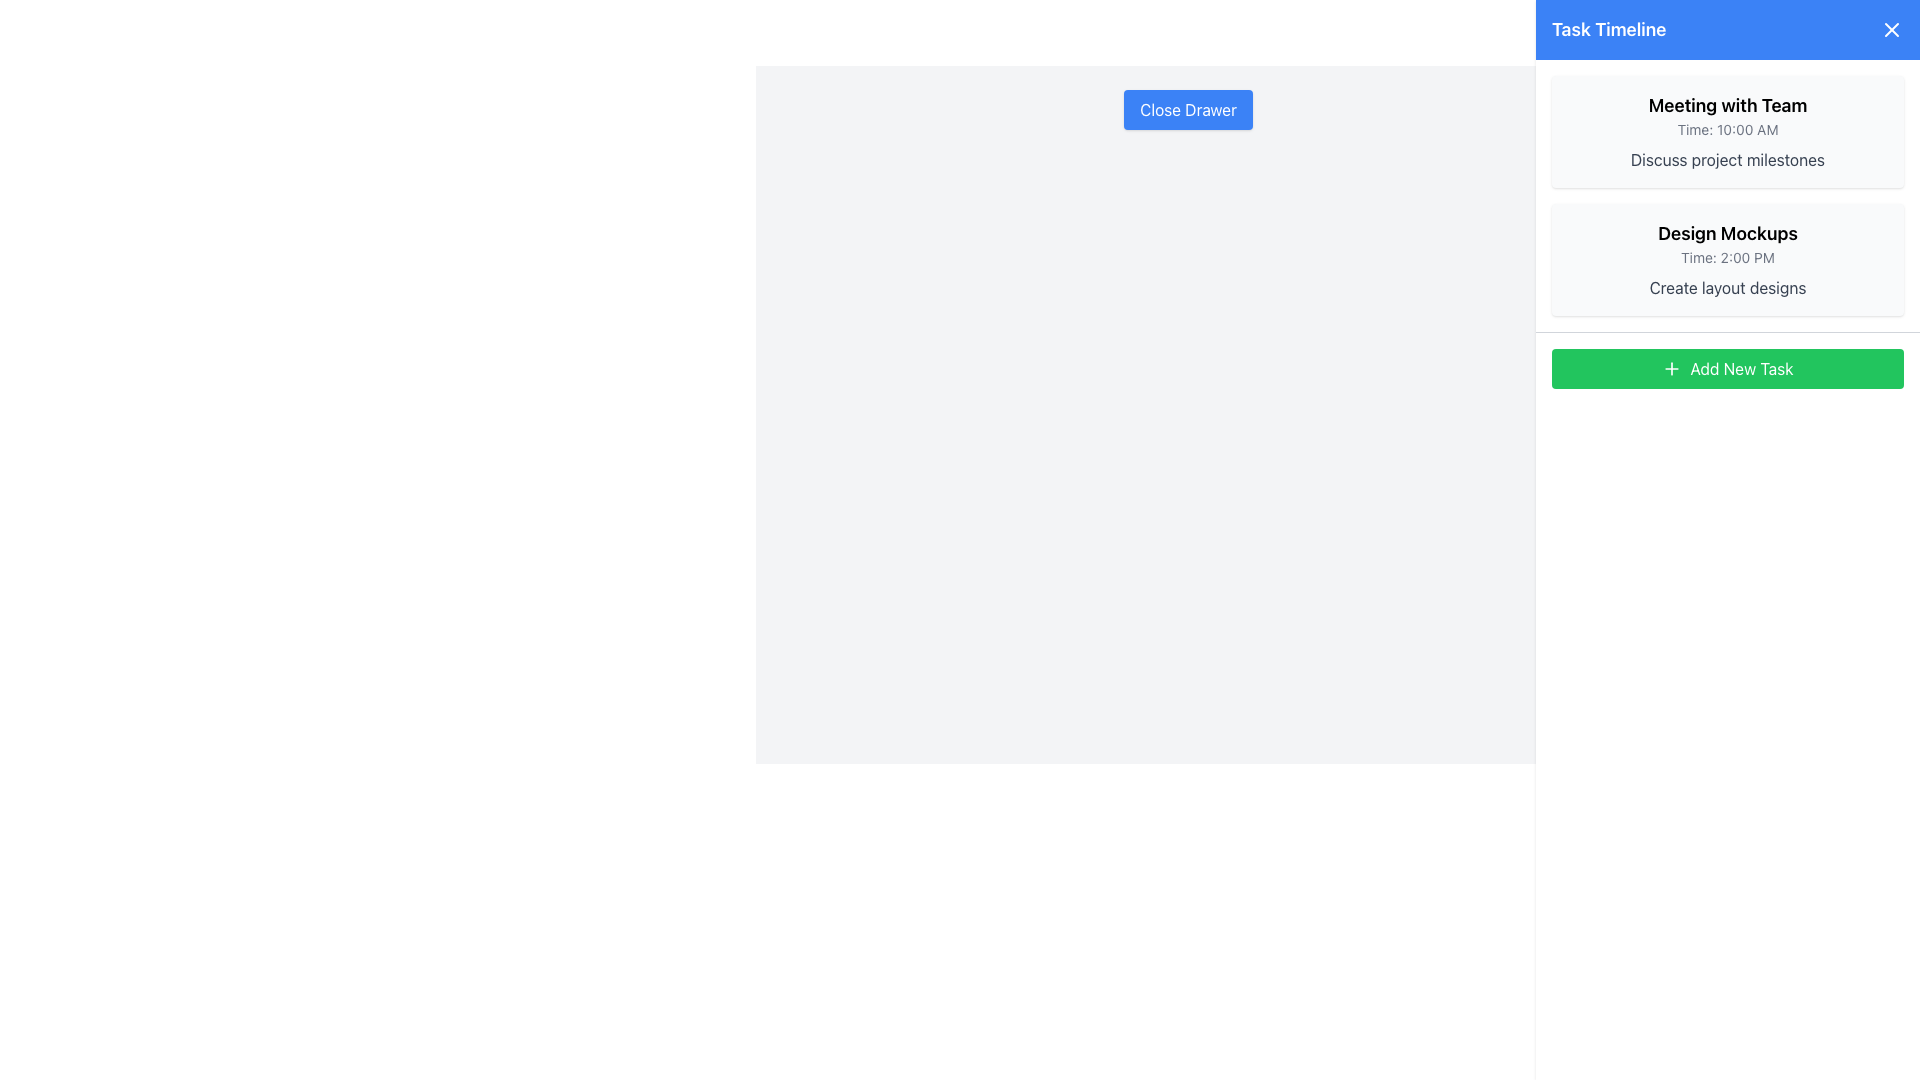 This screenshot has width=1920, height=1080. I want to click on the time detail text for the 'Meeting with Team' activity in the task timeline, which is located beneath the section title and above the description, so click(1727, 130).